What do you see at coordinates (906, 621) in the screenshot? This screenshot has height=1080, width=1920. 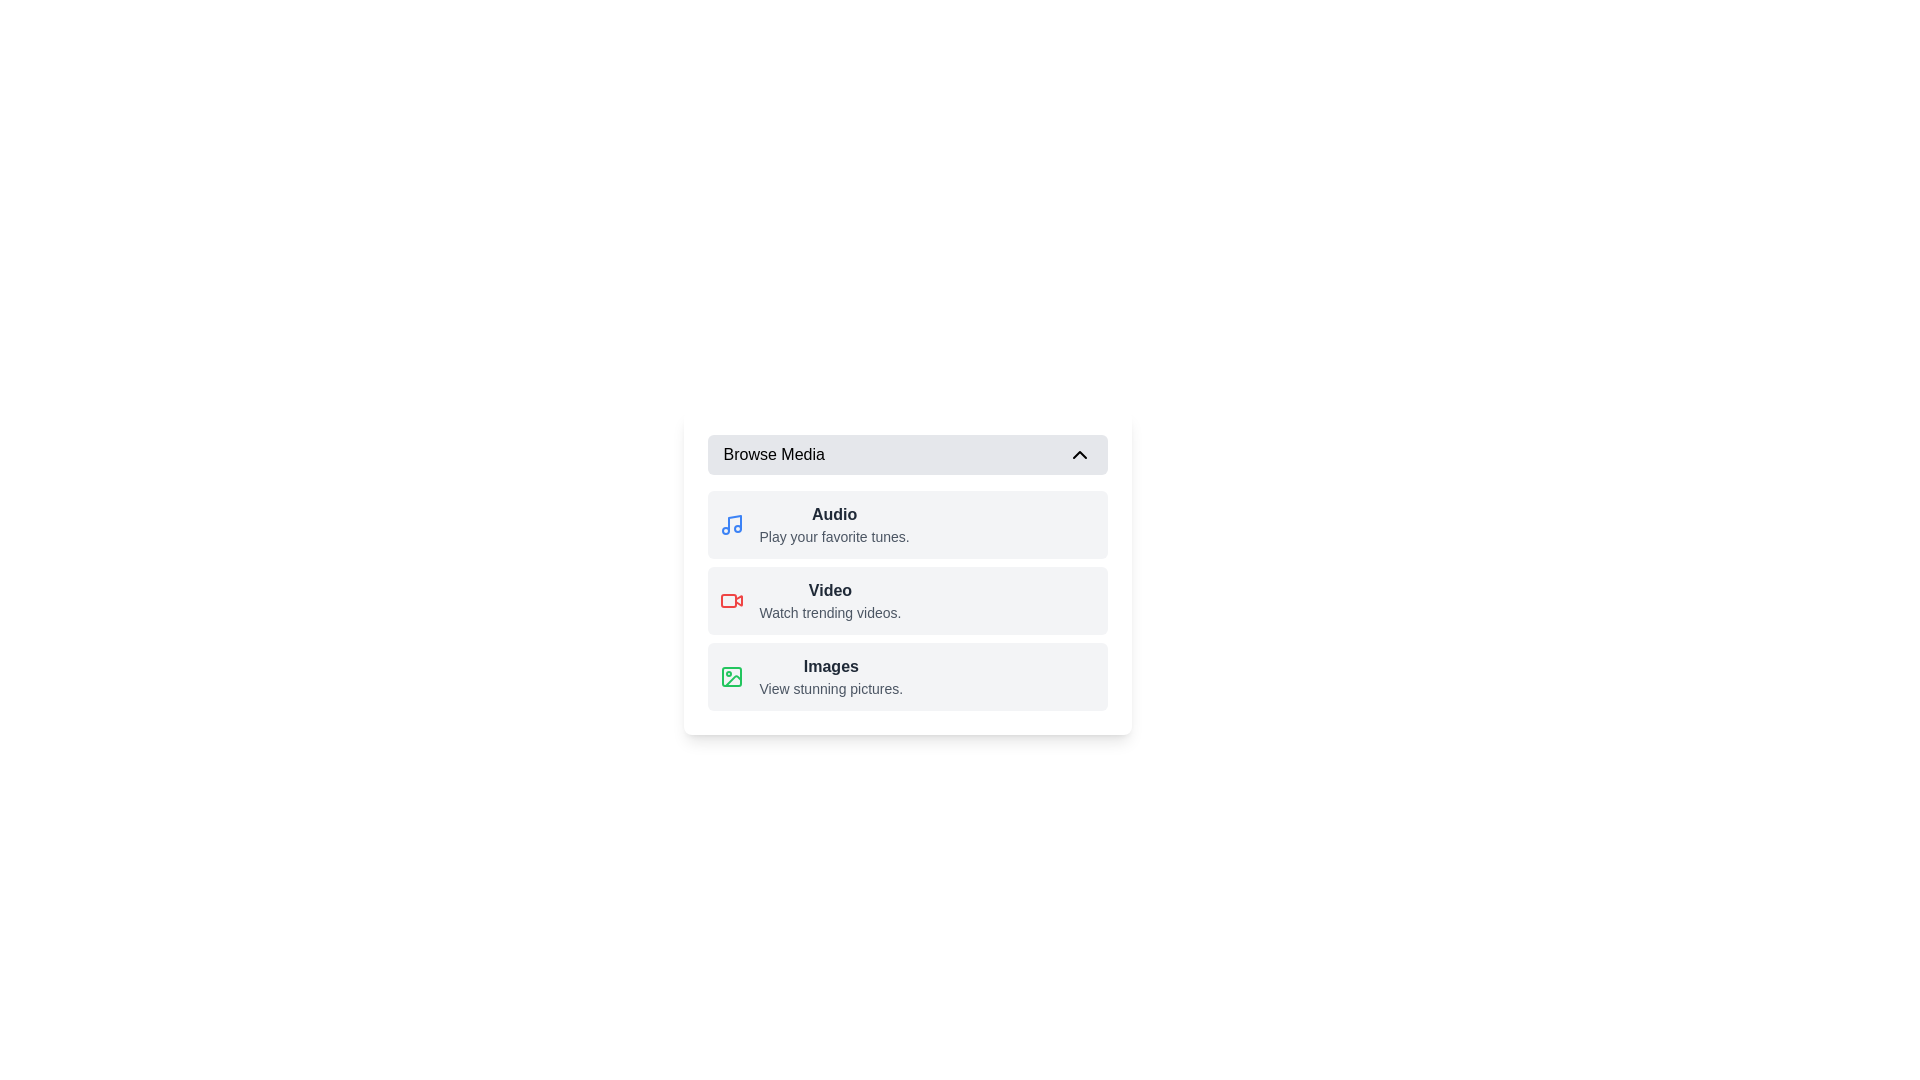 I see `the 'Video' menu item, which is the second option in the 'Browse Media' section` at bounding box center [906, 621].